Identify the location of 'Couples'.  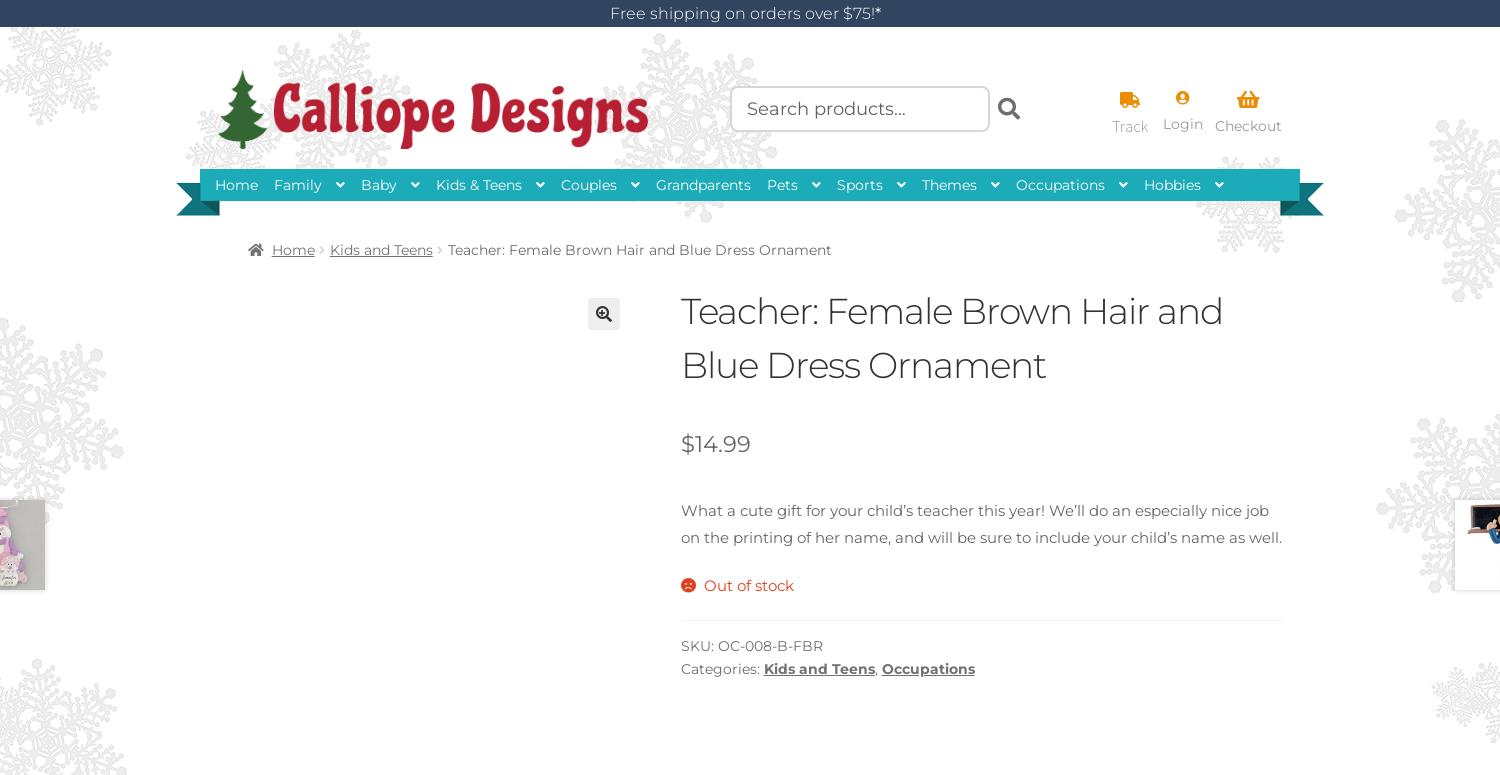
(561, 184).